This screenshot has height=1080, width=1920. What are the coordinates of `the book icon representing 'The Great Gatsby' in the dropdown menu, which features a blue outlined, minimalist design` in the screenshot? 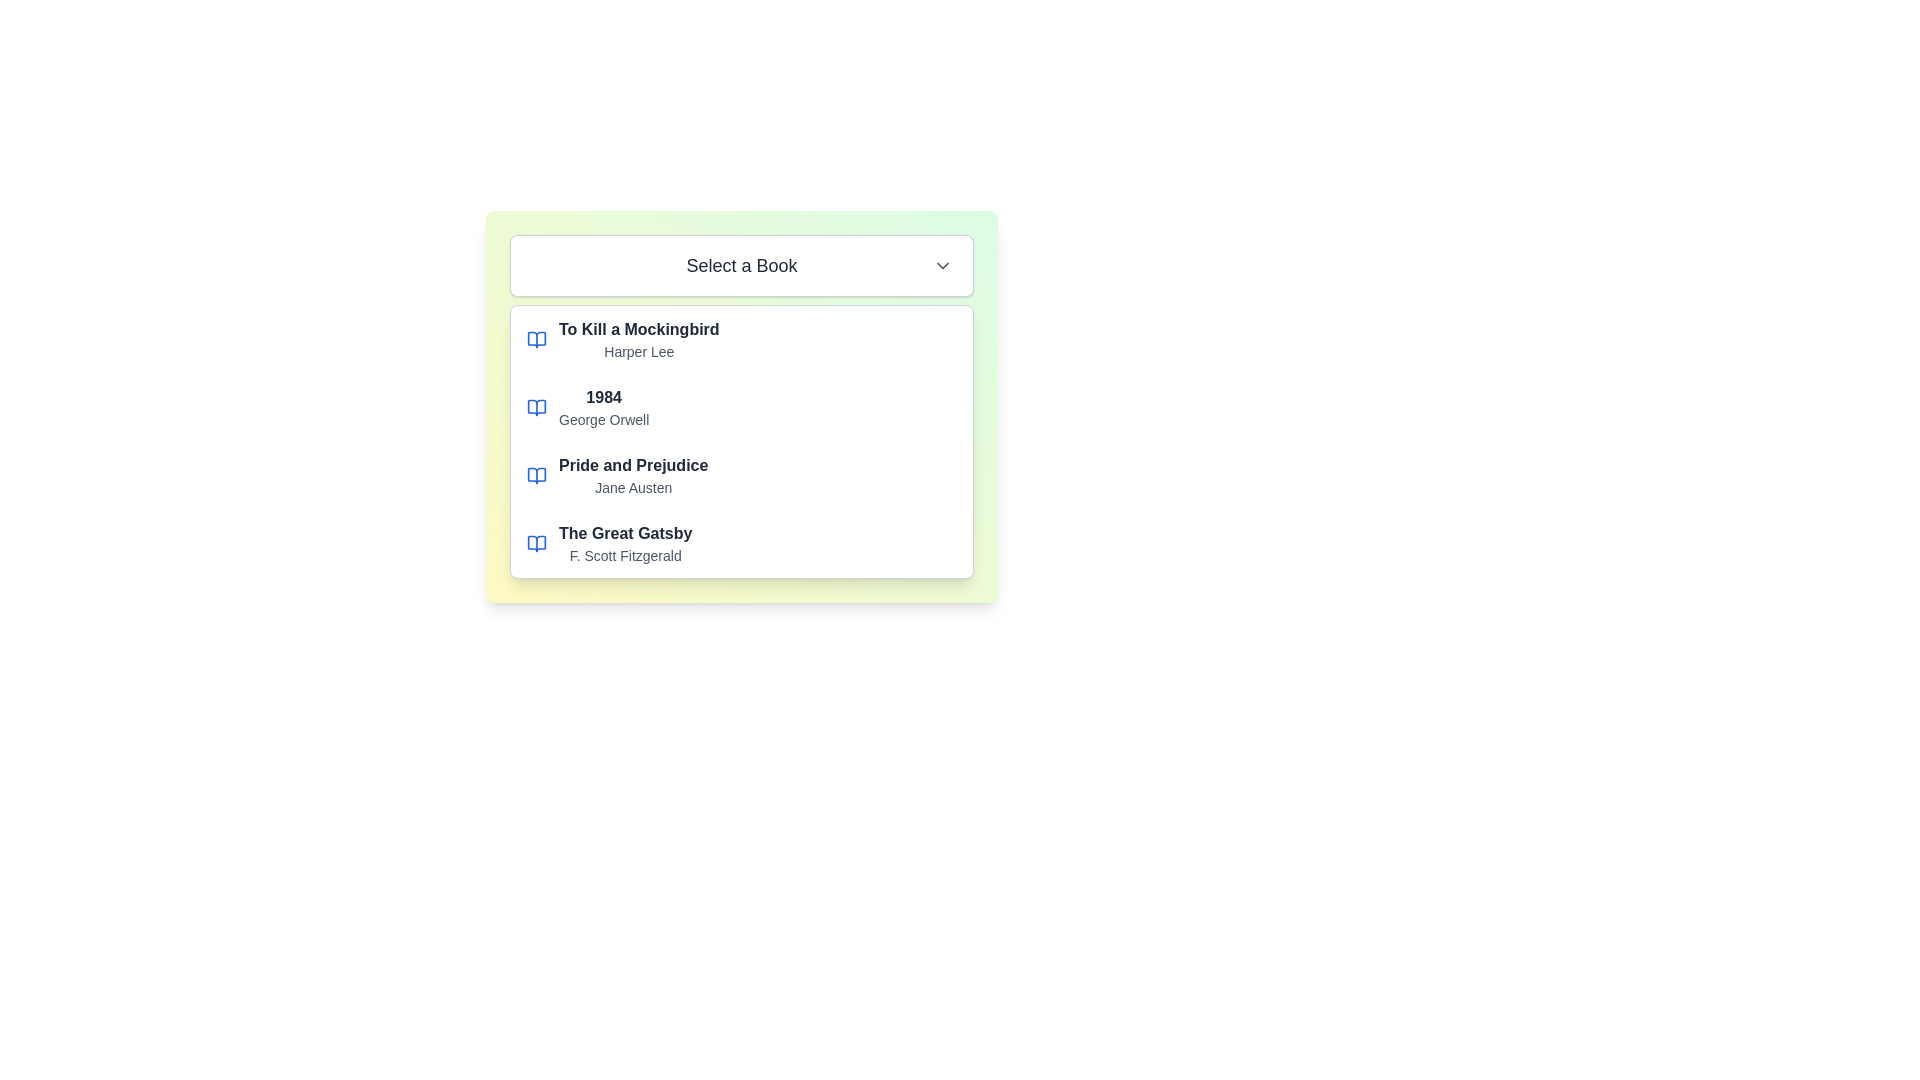 It's located at (537, 543).